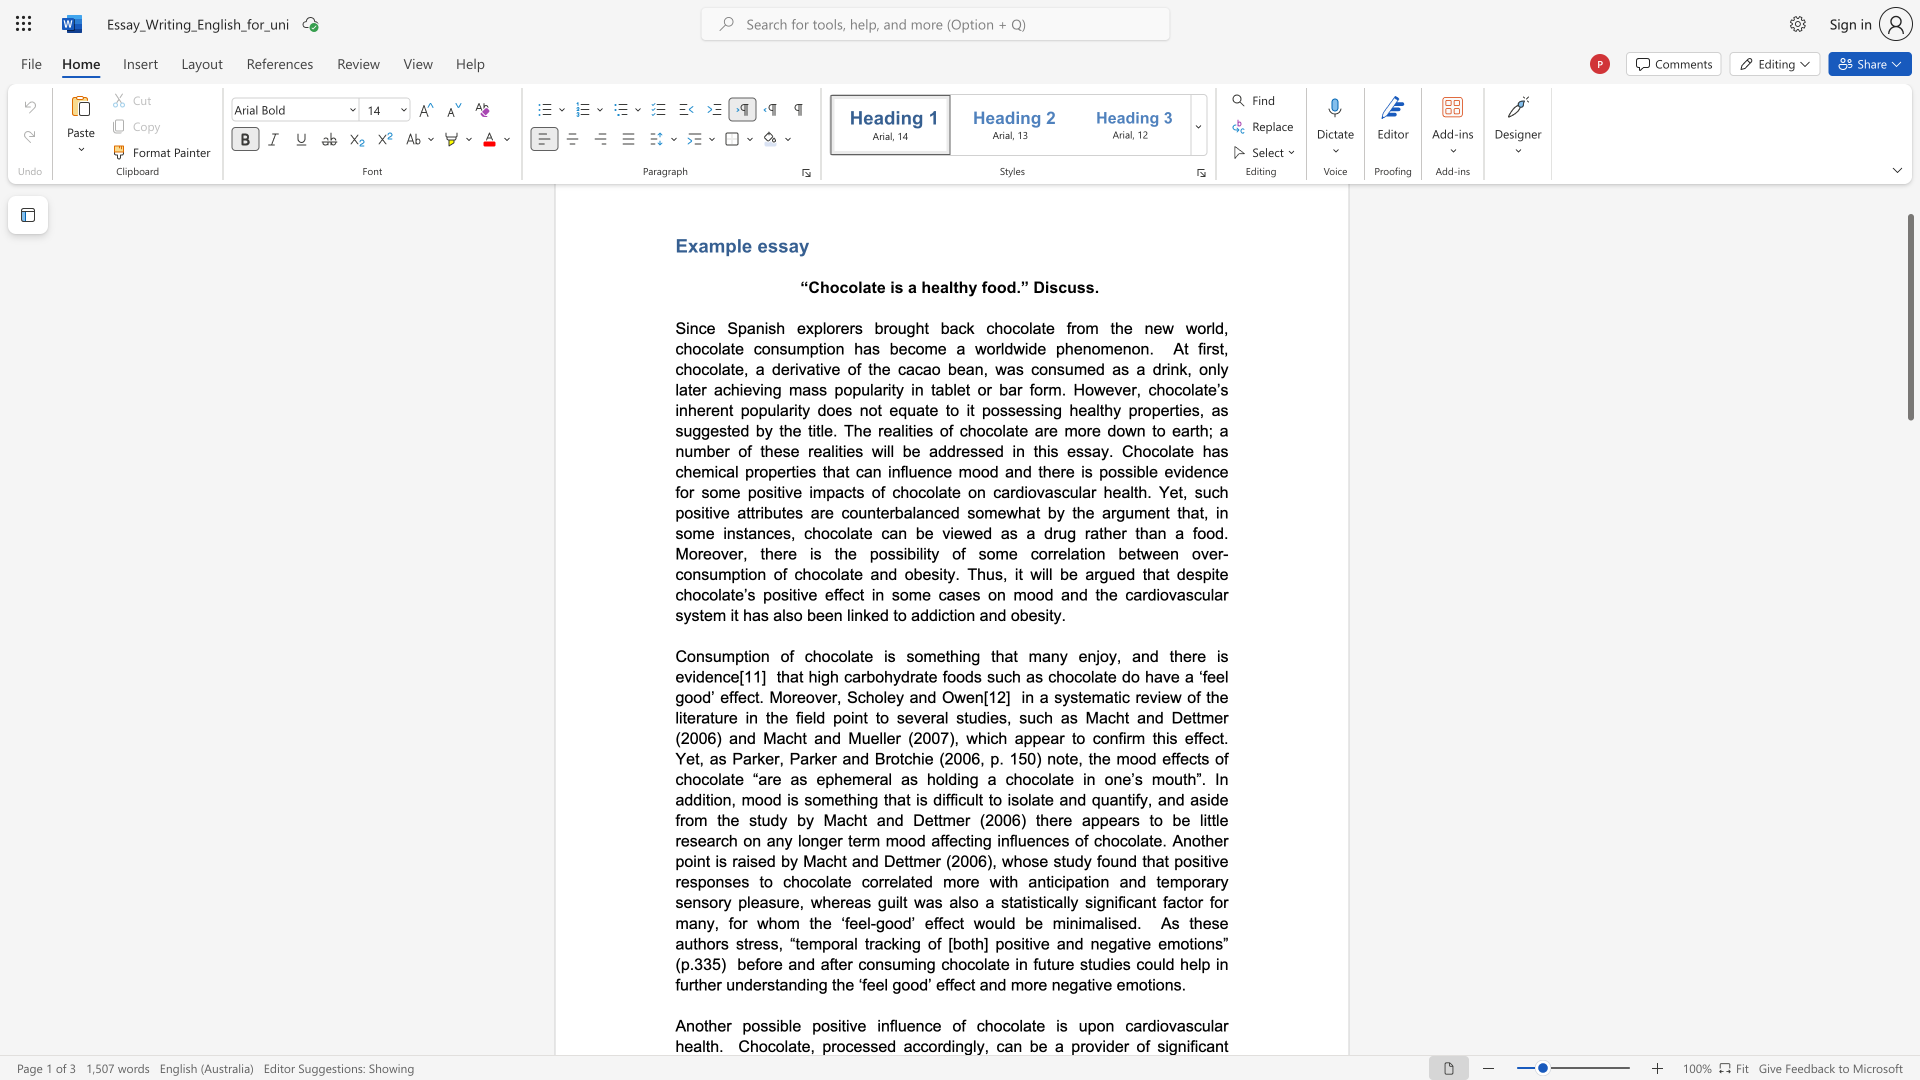 This screenshot has height=1080, width=1920. I want to click on the scrollbar and move down 340 pixels, so click(1909, 316).